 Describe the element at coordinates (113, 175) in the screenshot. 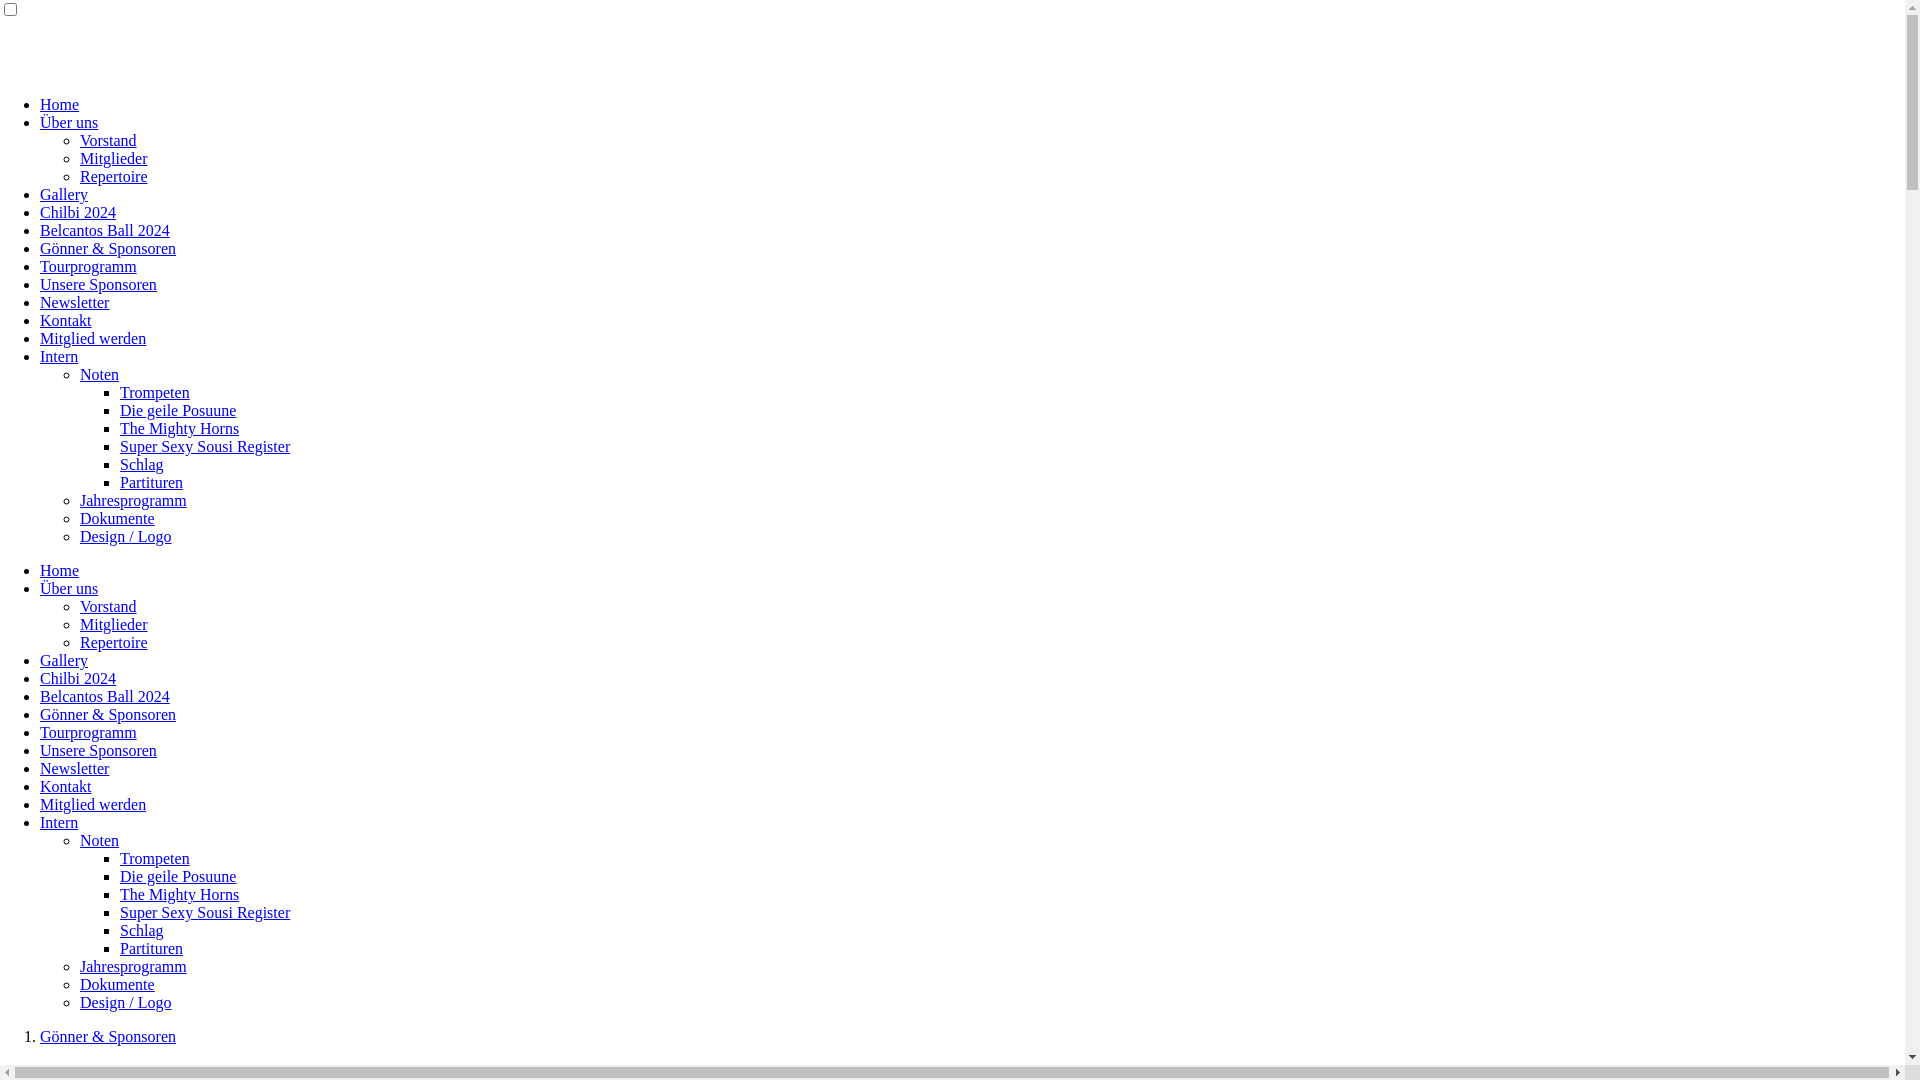

I see `'Repertoire'` at that location.